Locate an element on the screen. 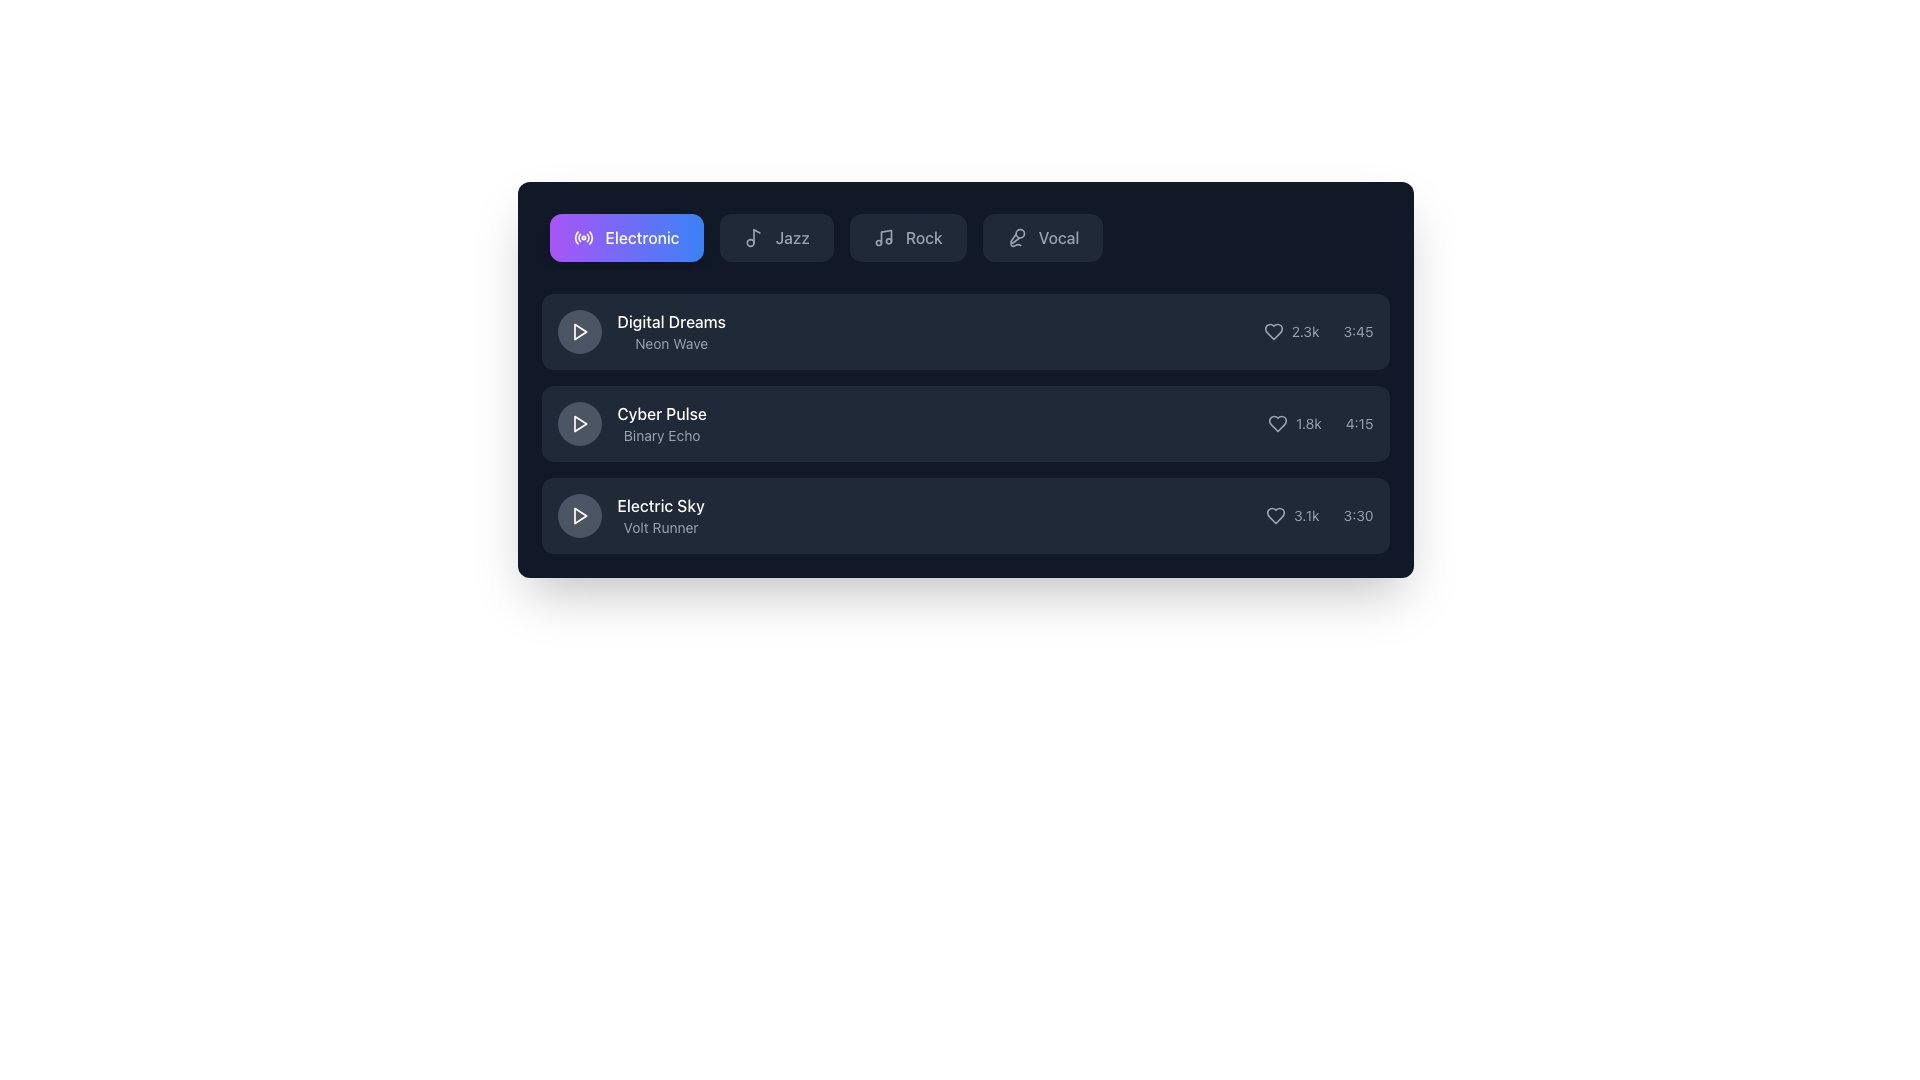 The image size is (1920, 1080). the third item in the list titled 'Electric Sky' with subtitle 'Volt Runner' is located at coordinates (630, 515).